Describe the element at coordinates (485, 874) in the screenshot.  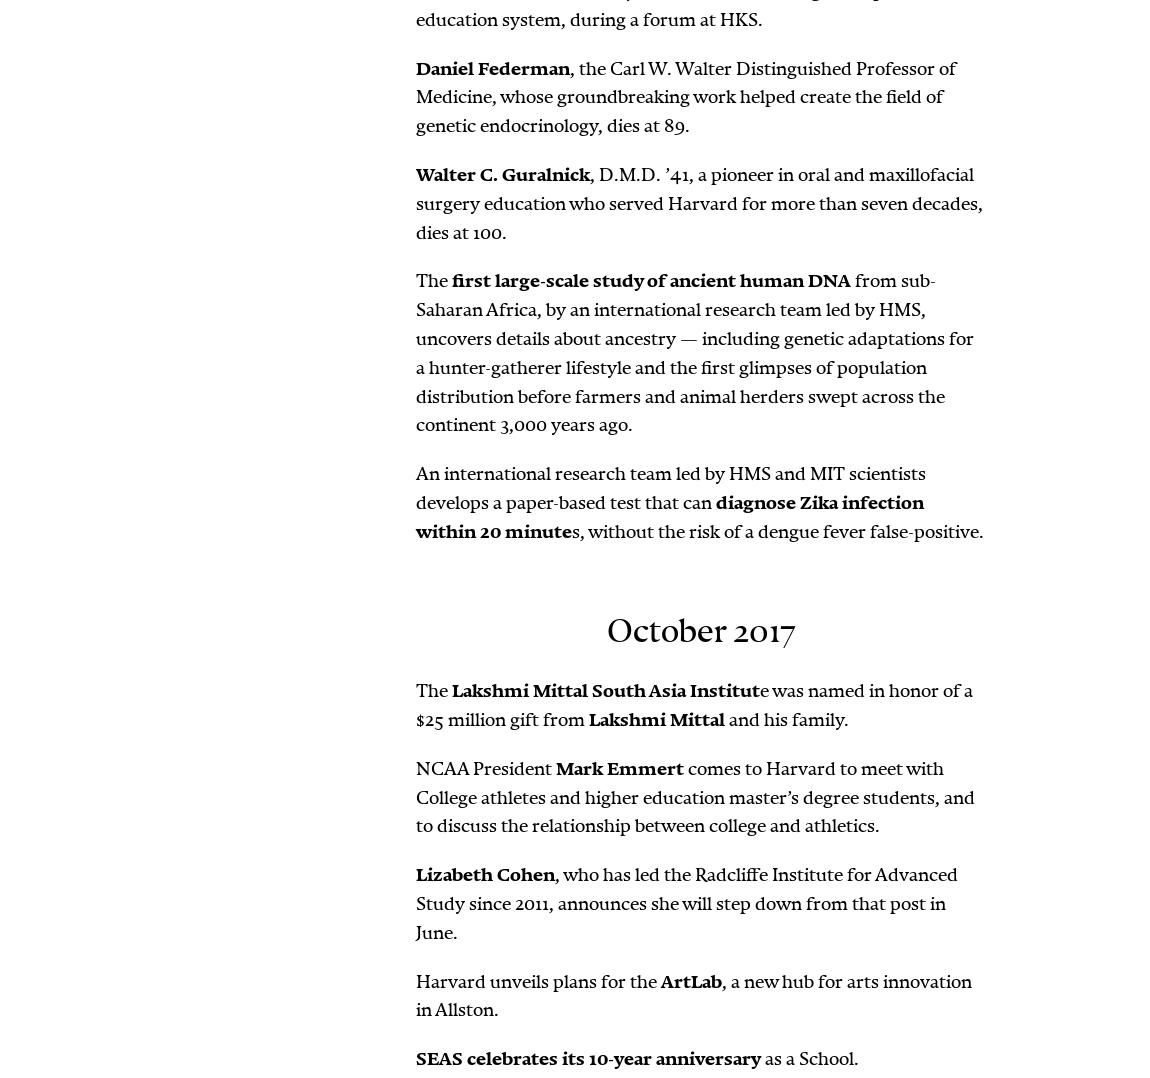
I see `'Lizabeth Cohen'` at that location.